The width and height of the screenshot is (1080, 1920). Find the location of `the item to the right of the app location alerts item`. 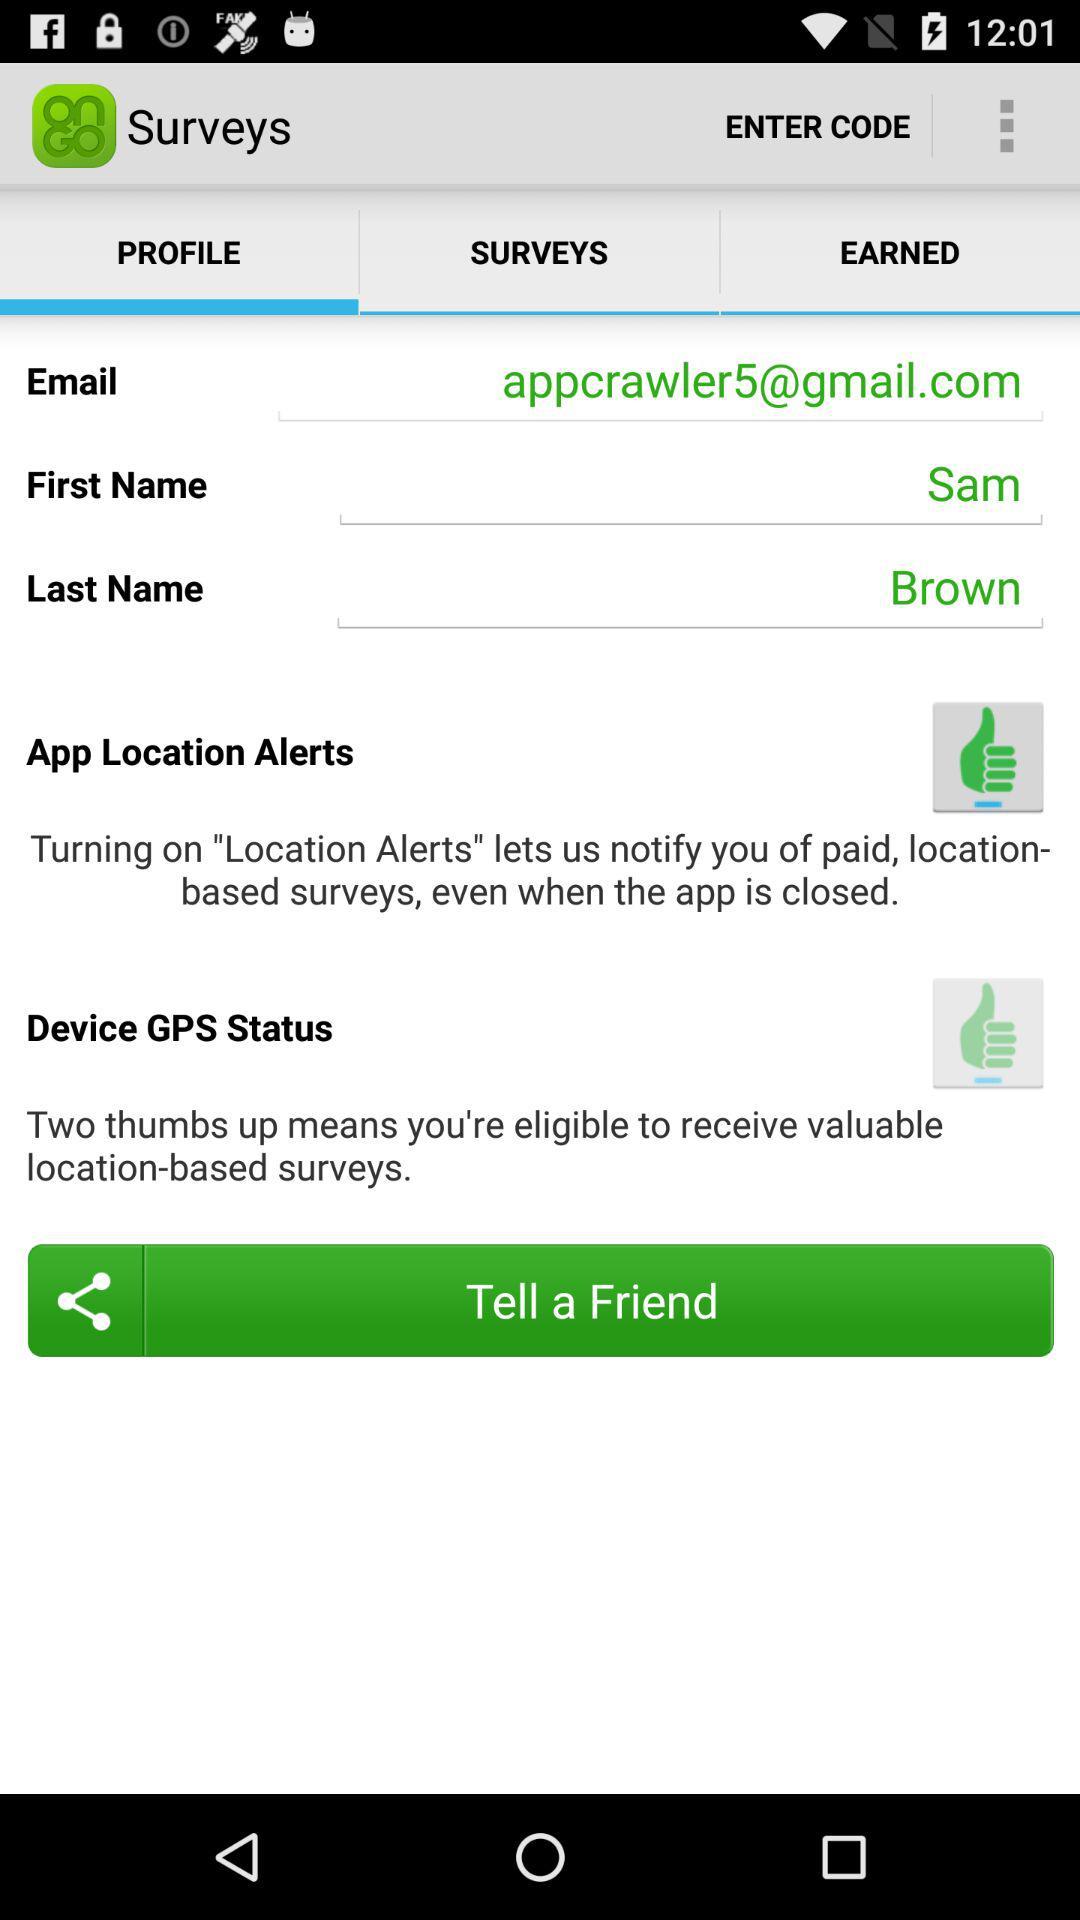

the item to the right of the app location alerts item is located at coordinates (987, 756).